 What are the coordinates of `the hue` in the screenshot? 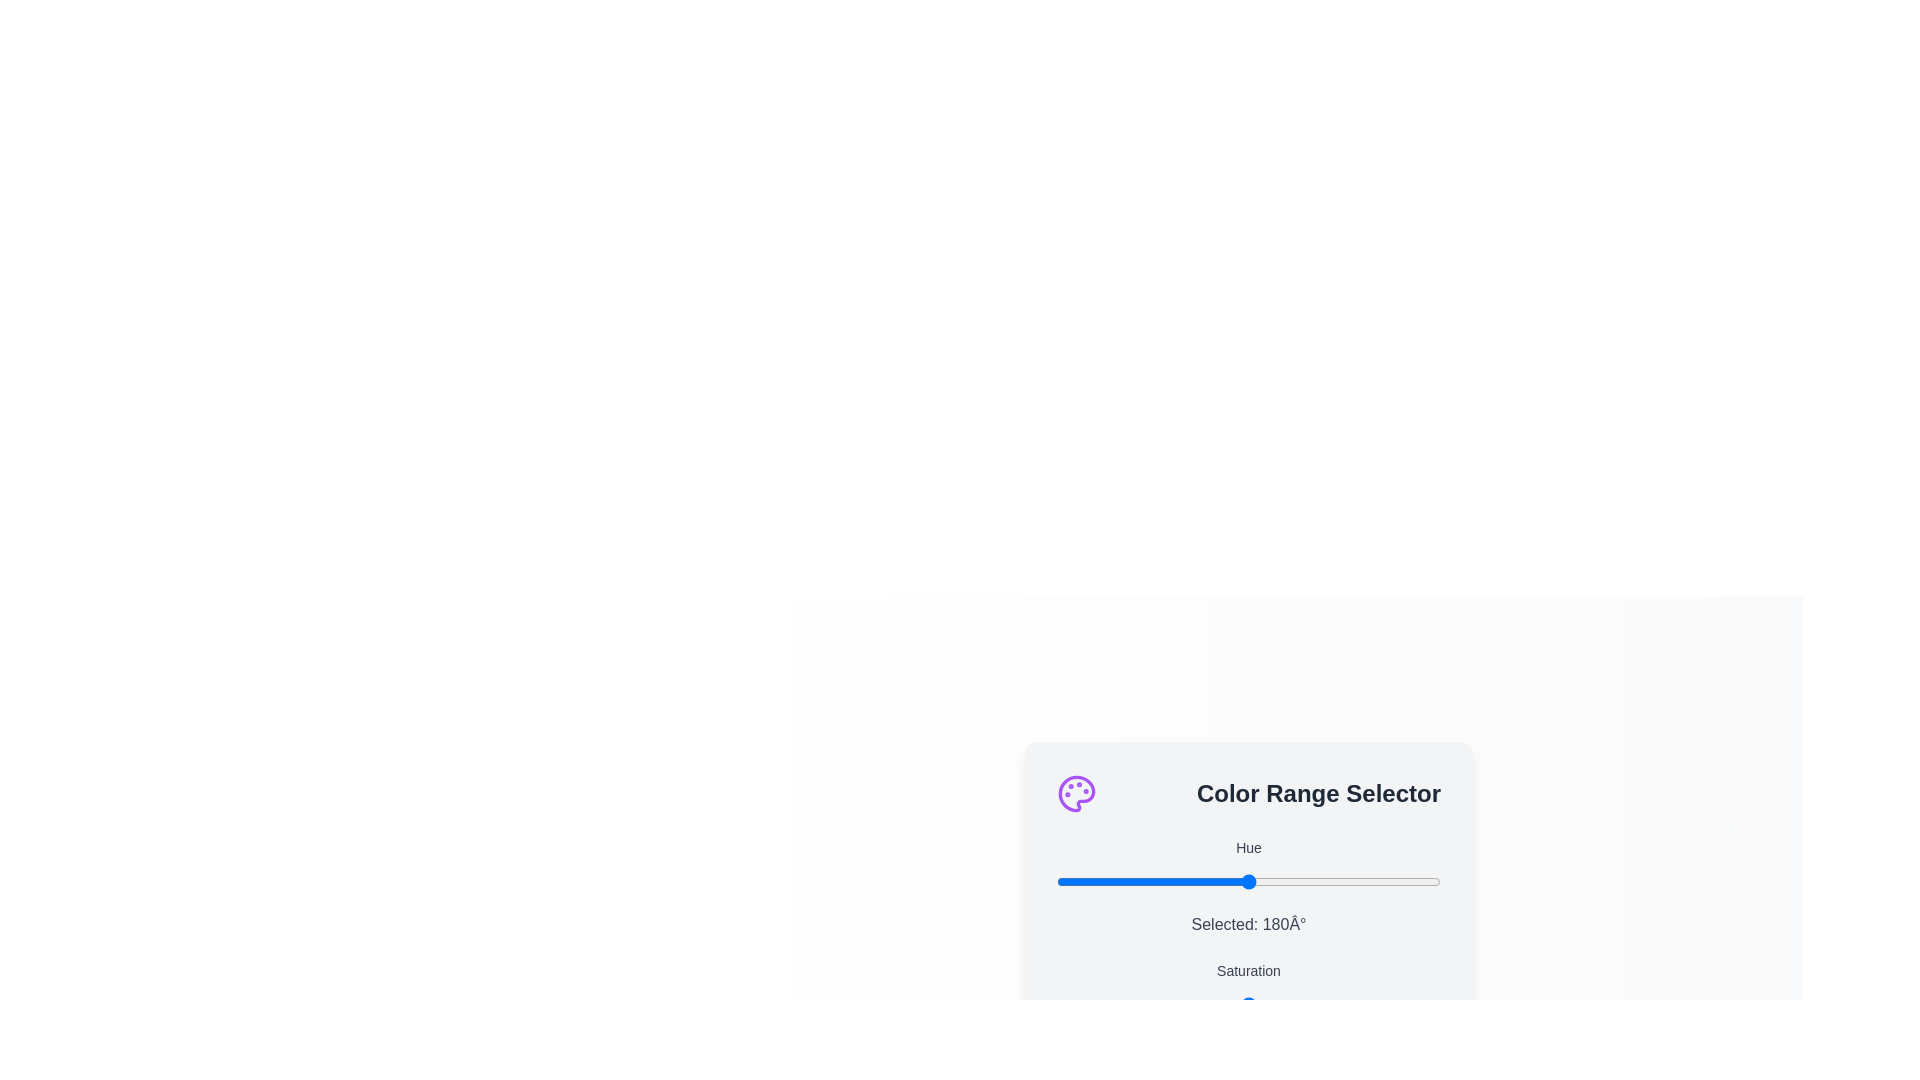 It's located at (1235, 880).